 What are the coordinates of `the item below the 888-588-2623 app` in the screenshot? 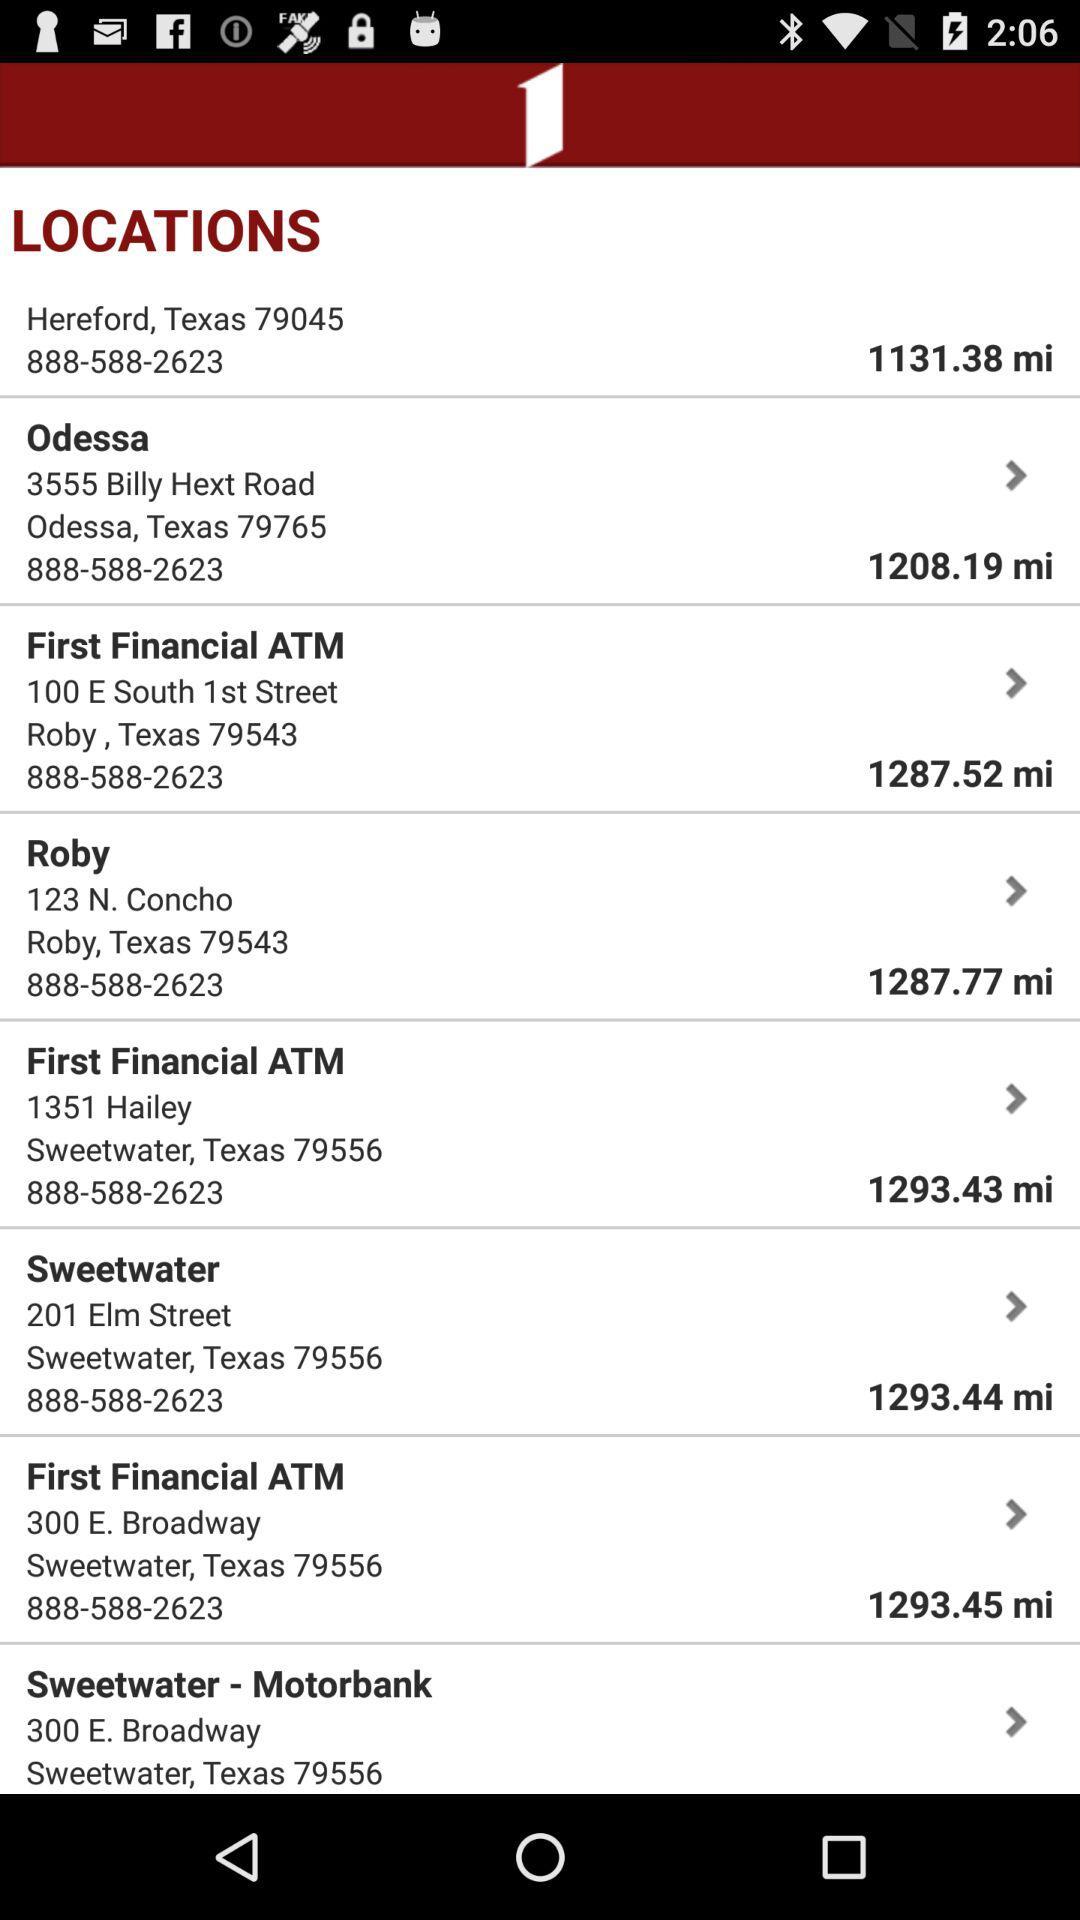 It's located at (228, 1682).